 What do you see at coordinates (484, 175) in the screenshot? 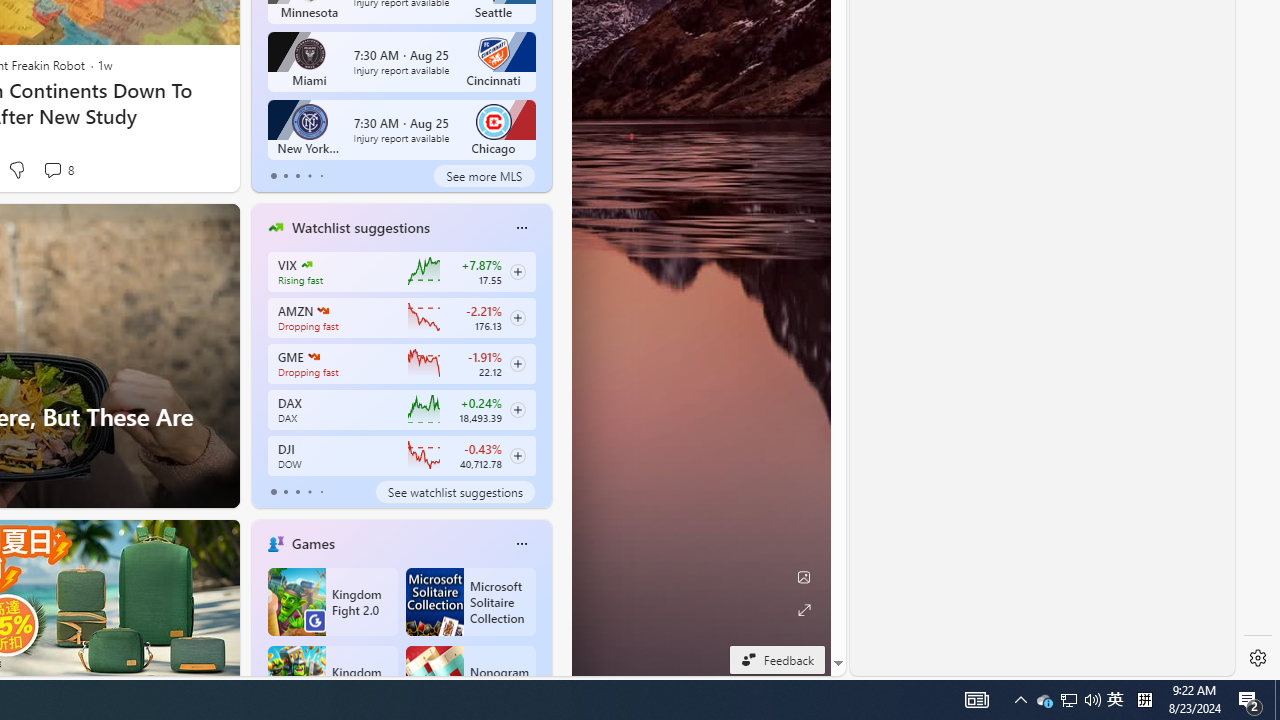
I see `'See more MLS'` at bounding box center [484, 175].